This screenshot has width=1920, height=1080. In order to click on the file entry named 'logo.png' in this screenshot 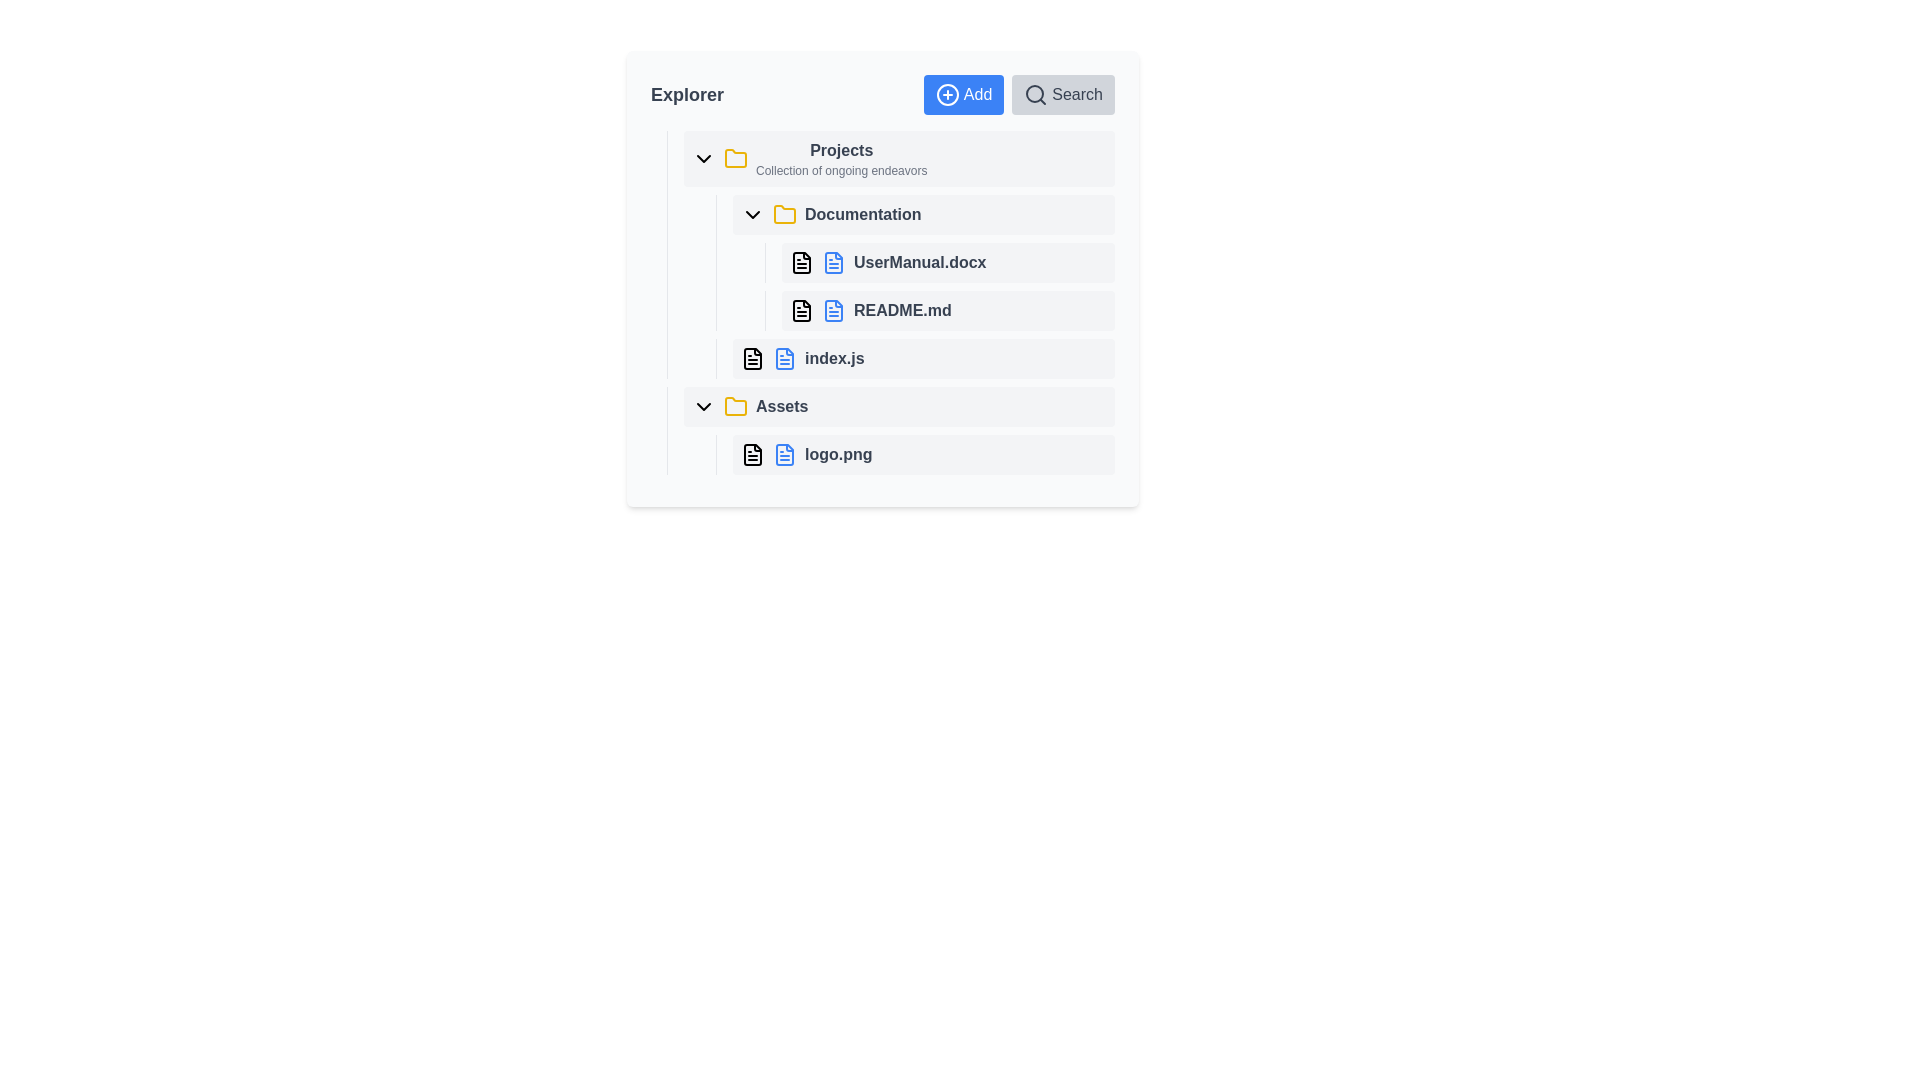, I will do `click(890, 430)`.